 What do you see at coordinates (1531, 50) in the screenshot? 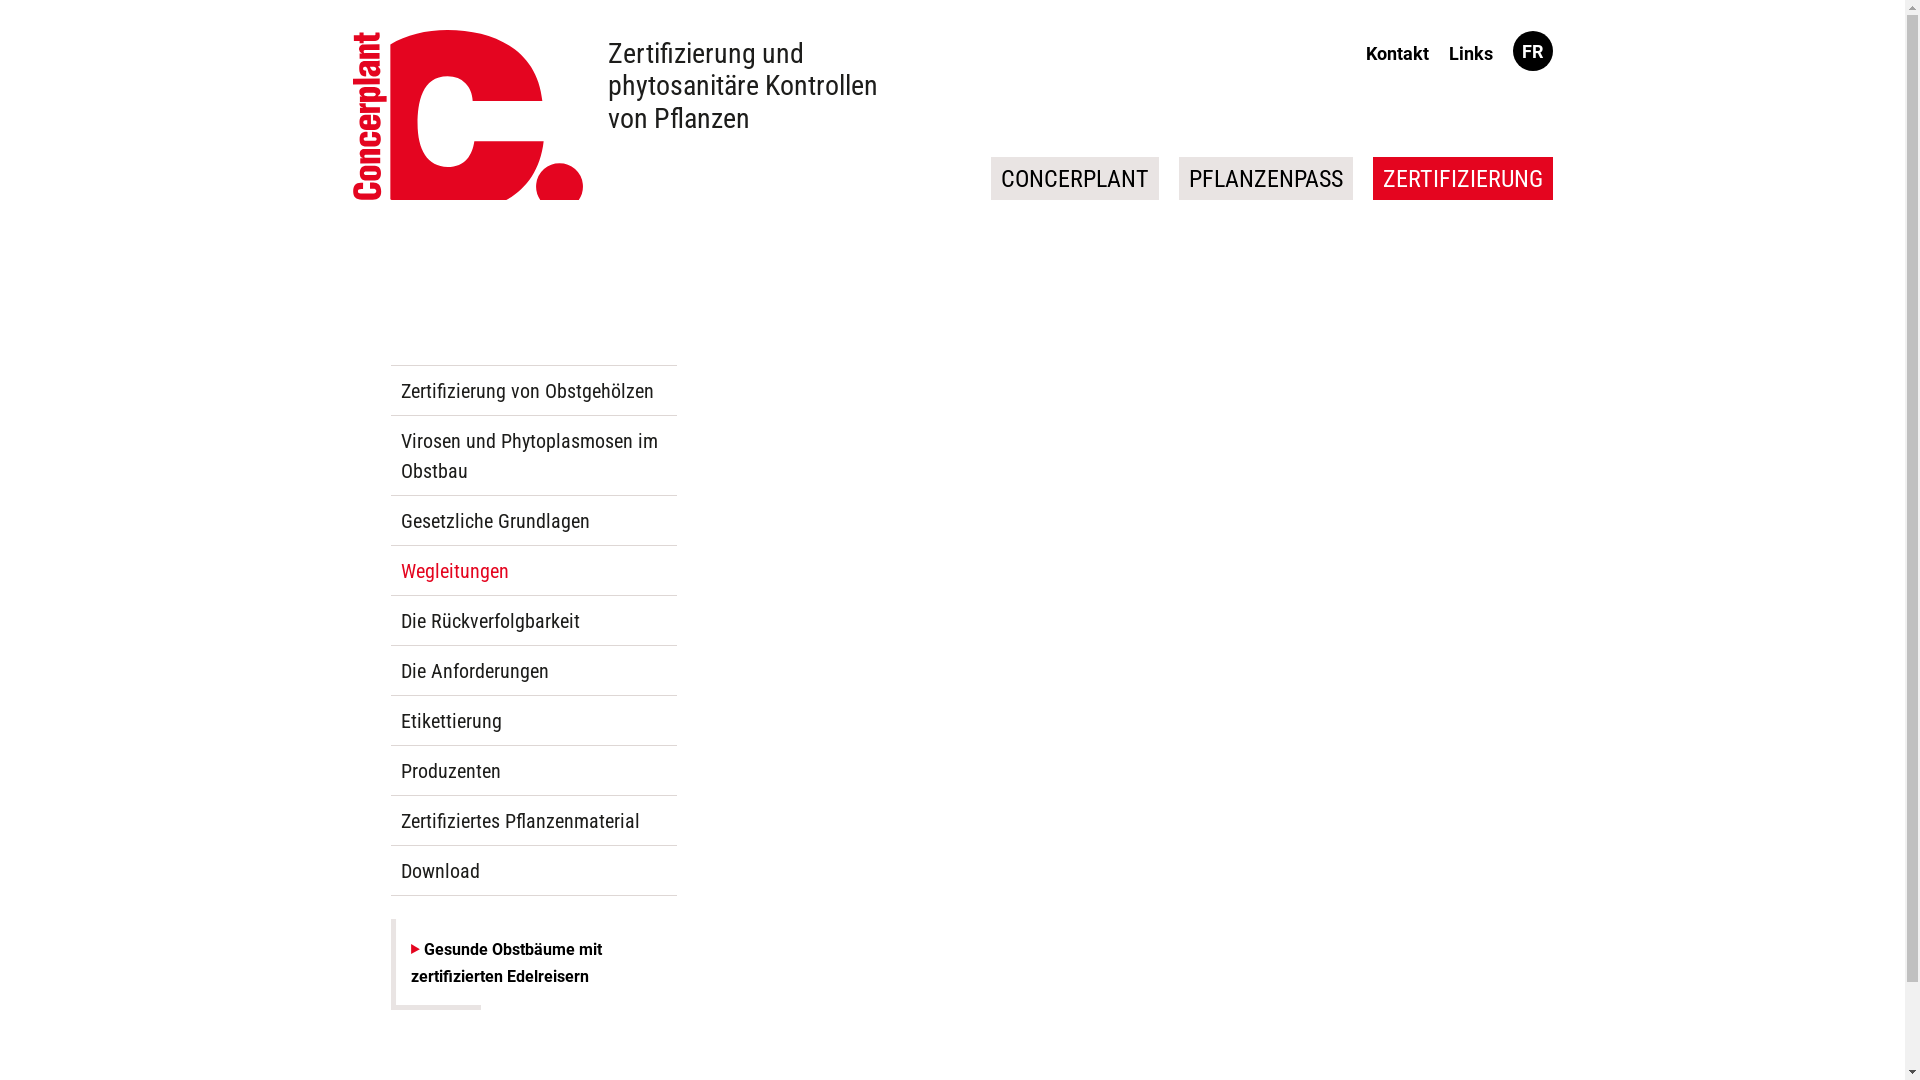
I see `'FR'` at bounding box center [1531, 50].